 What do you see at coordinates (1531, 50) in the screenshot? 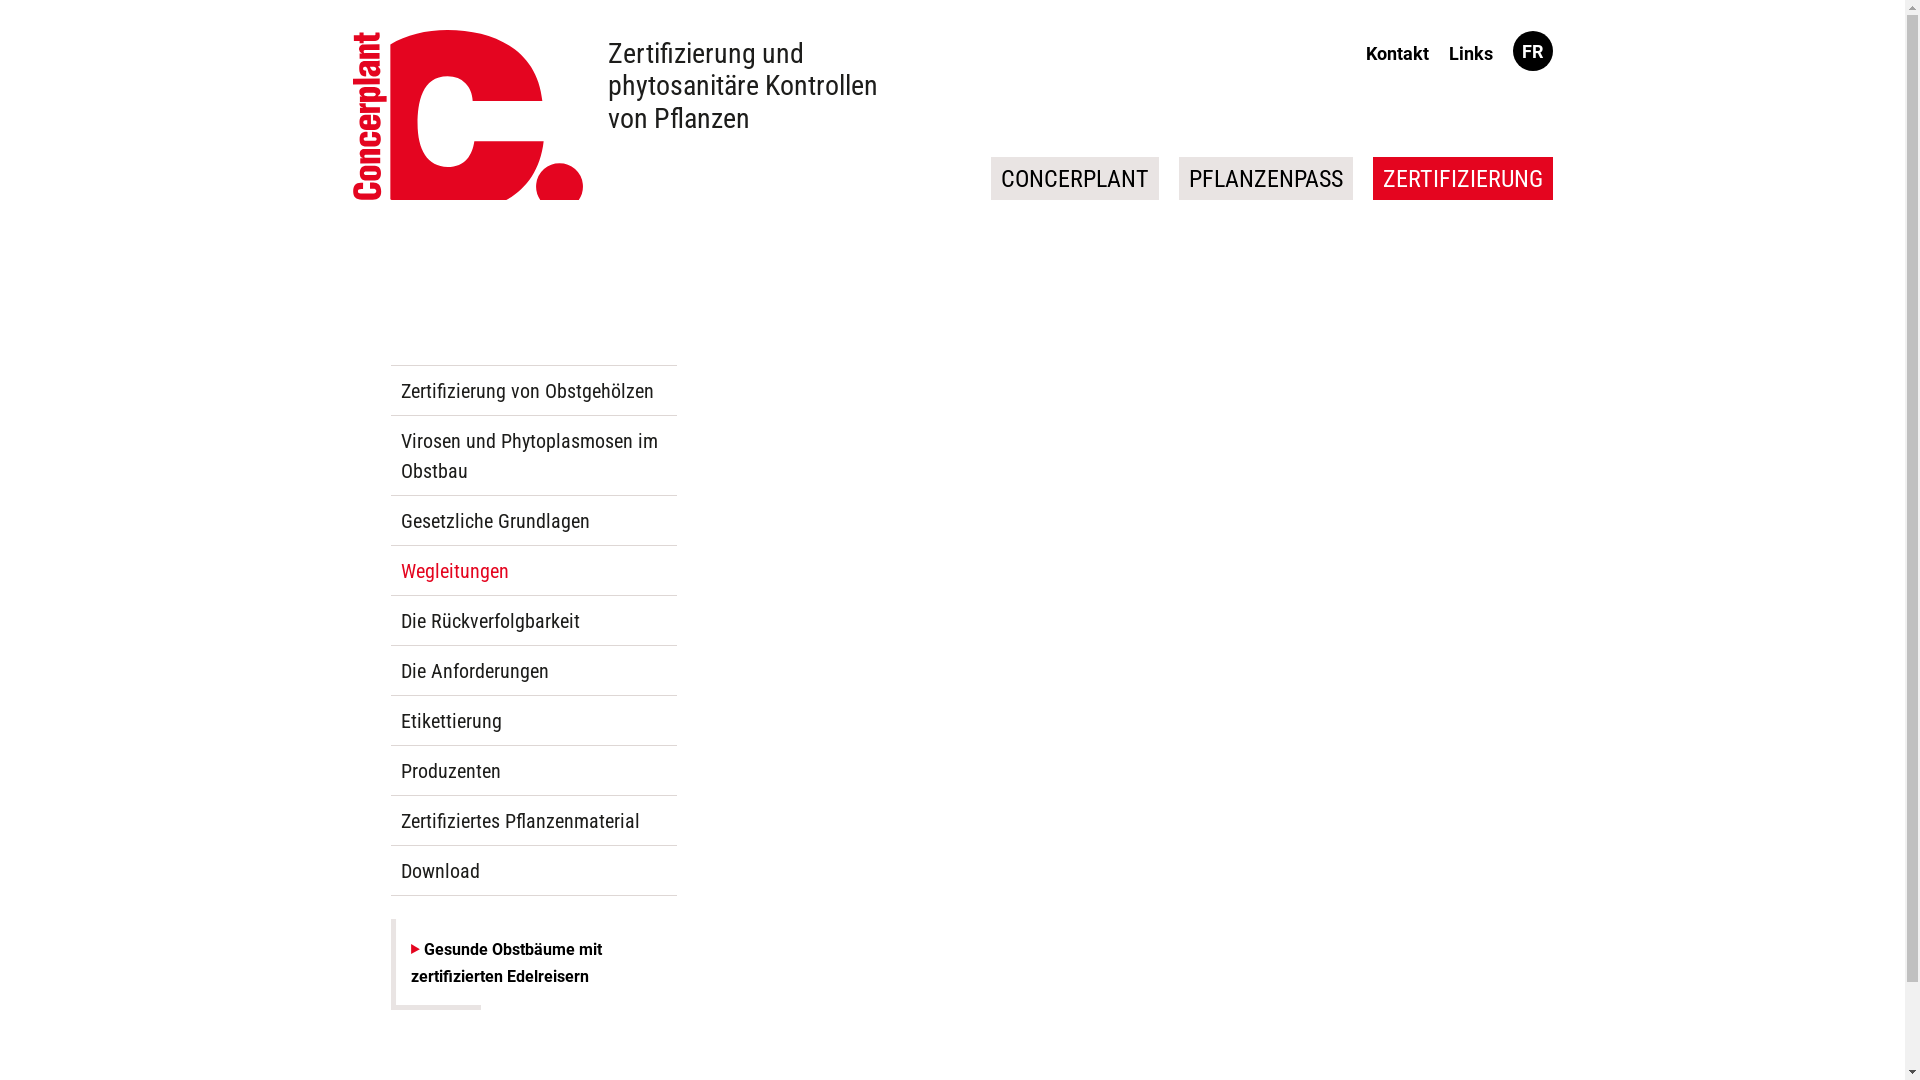
I see `'FR'` at bounding box center [1531, 50].